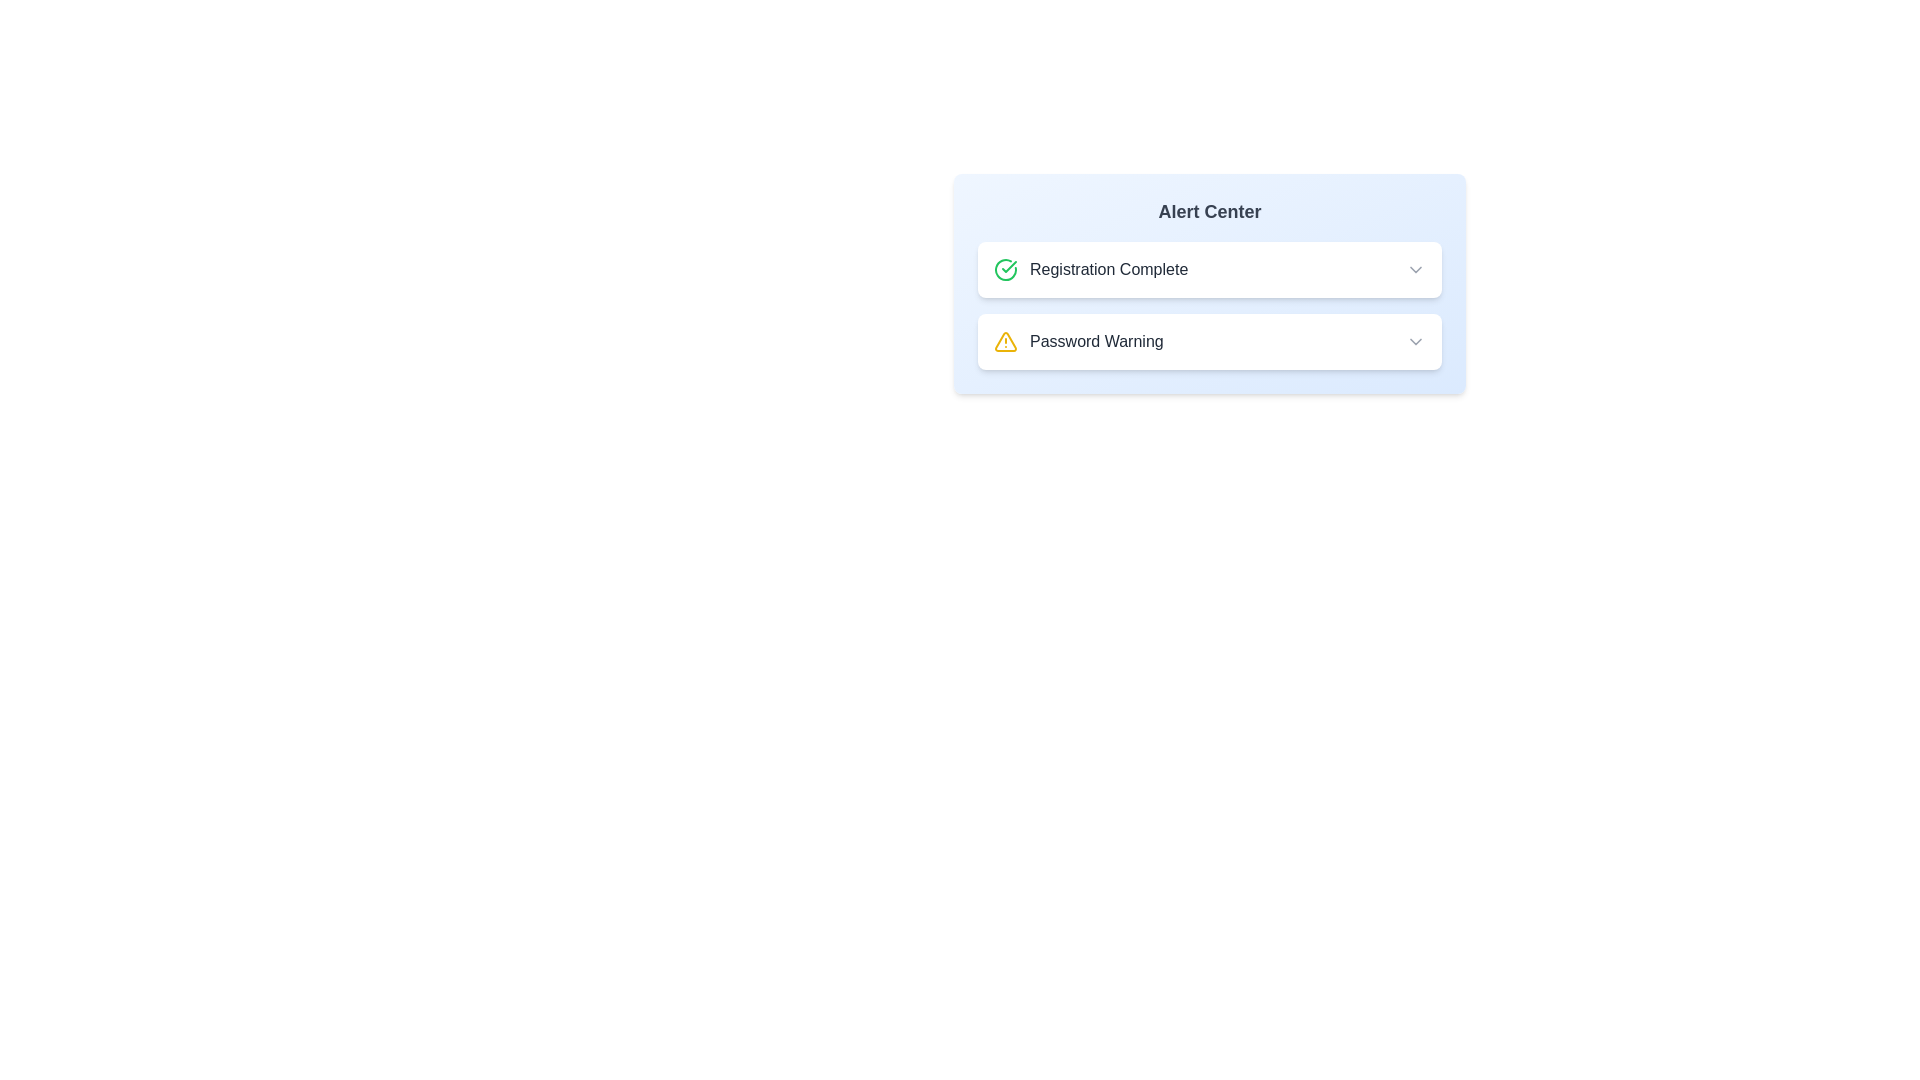  Describe the element at coordinates (1208, 341) in the screenshot. I see `the alert title Password Warning` at that location.